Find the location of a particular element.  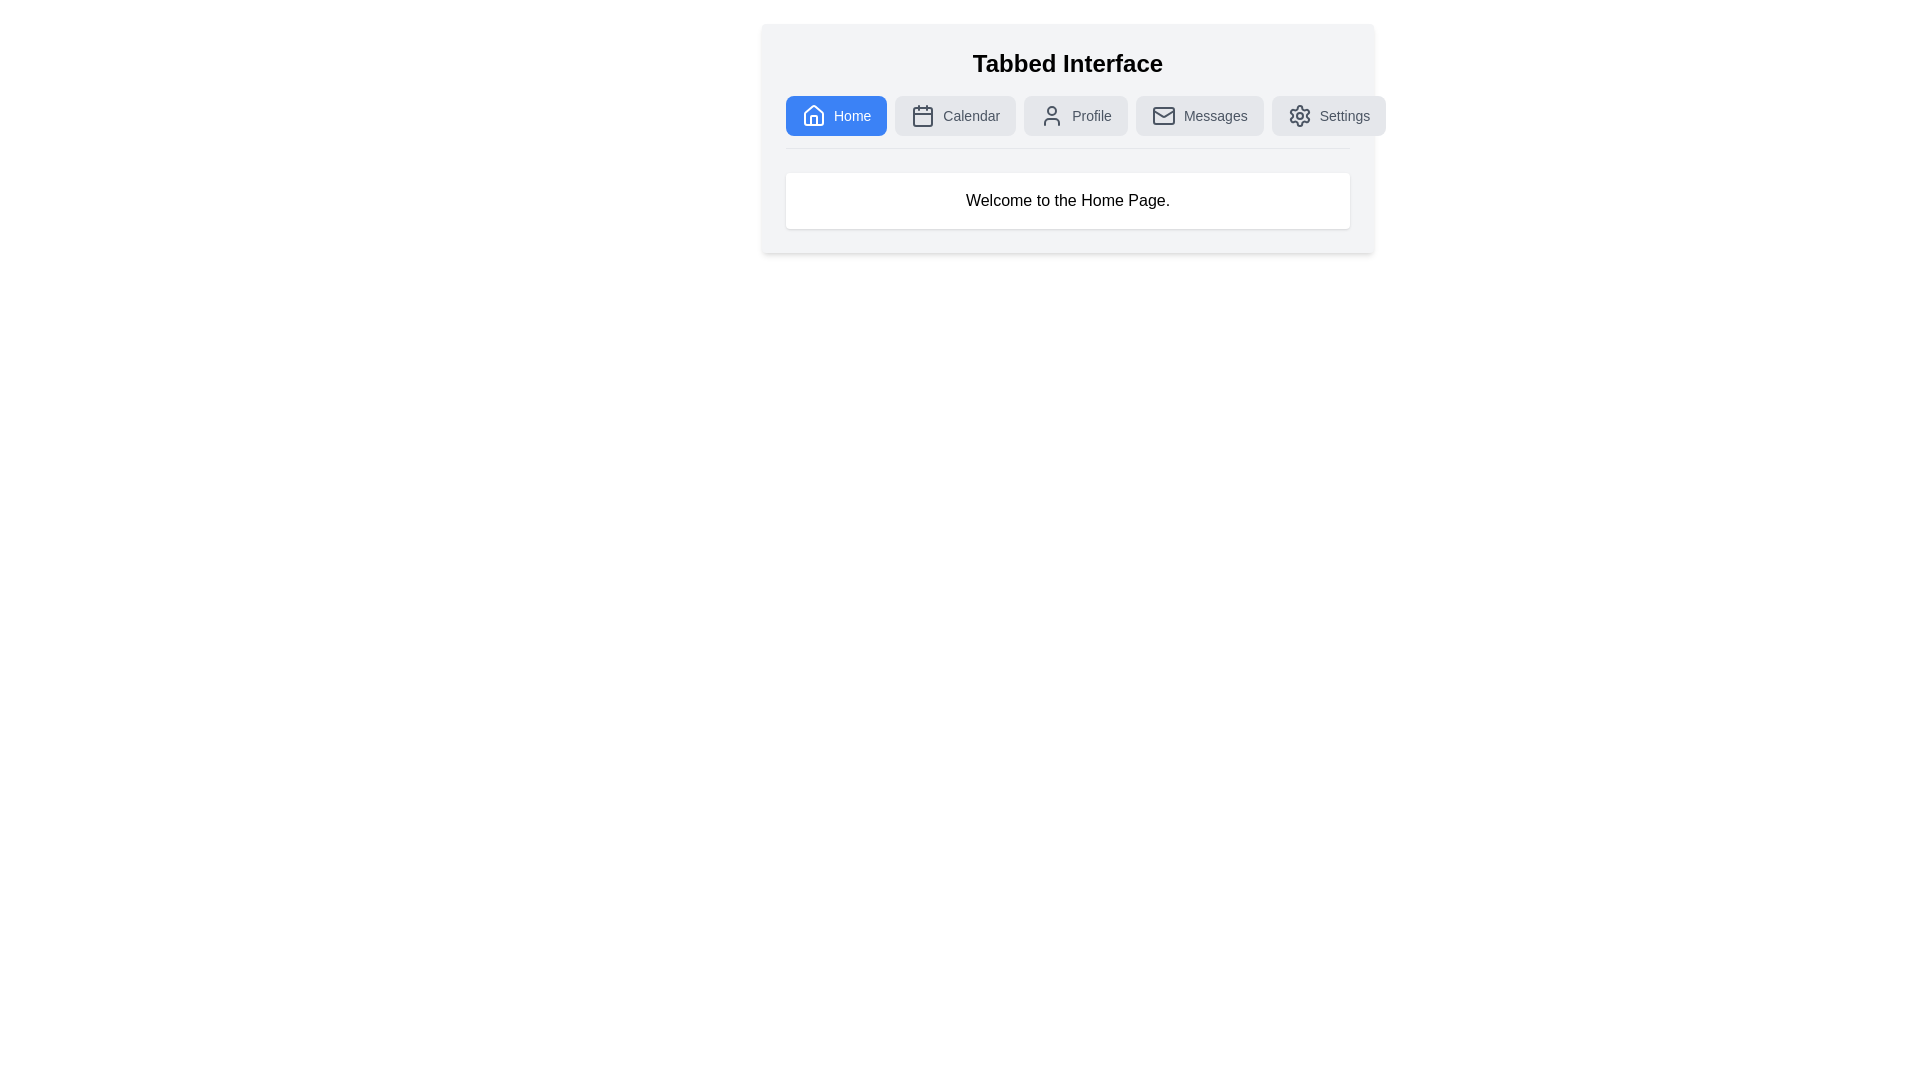

the navigation button located at the far right of the horizontal navigation bar is located at coordinates (1329, 115).